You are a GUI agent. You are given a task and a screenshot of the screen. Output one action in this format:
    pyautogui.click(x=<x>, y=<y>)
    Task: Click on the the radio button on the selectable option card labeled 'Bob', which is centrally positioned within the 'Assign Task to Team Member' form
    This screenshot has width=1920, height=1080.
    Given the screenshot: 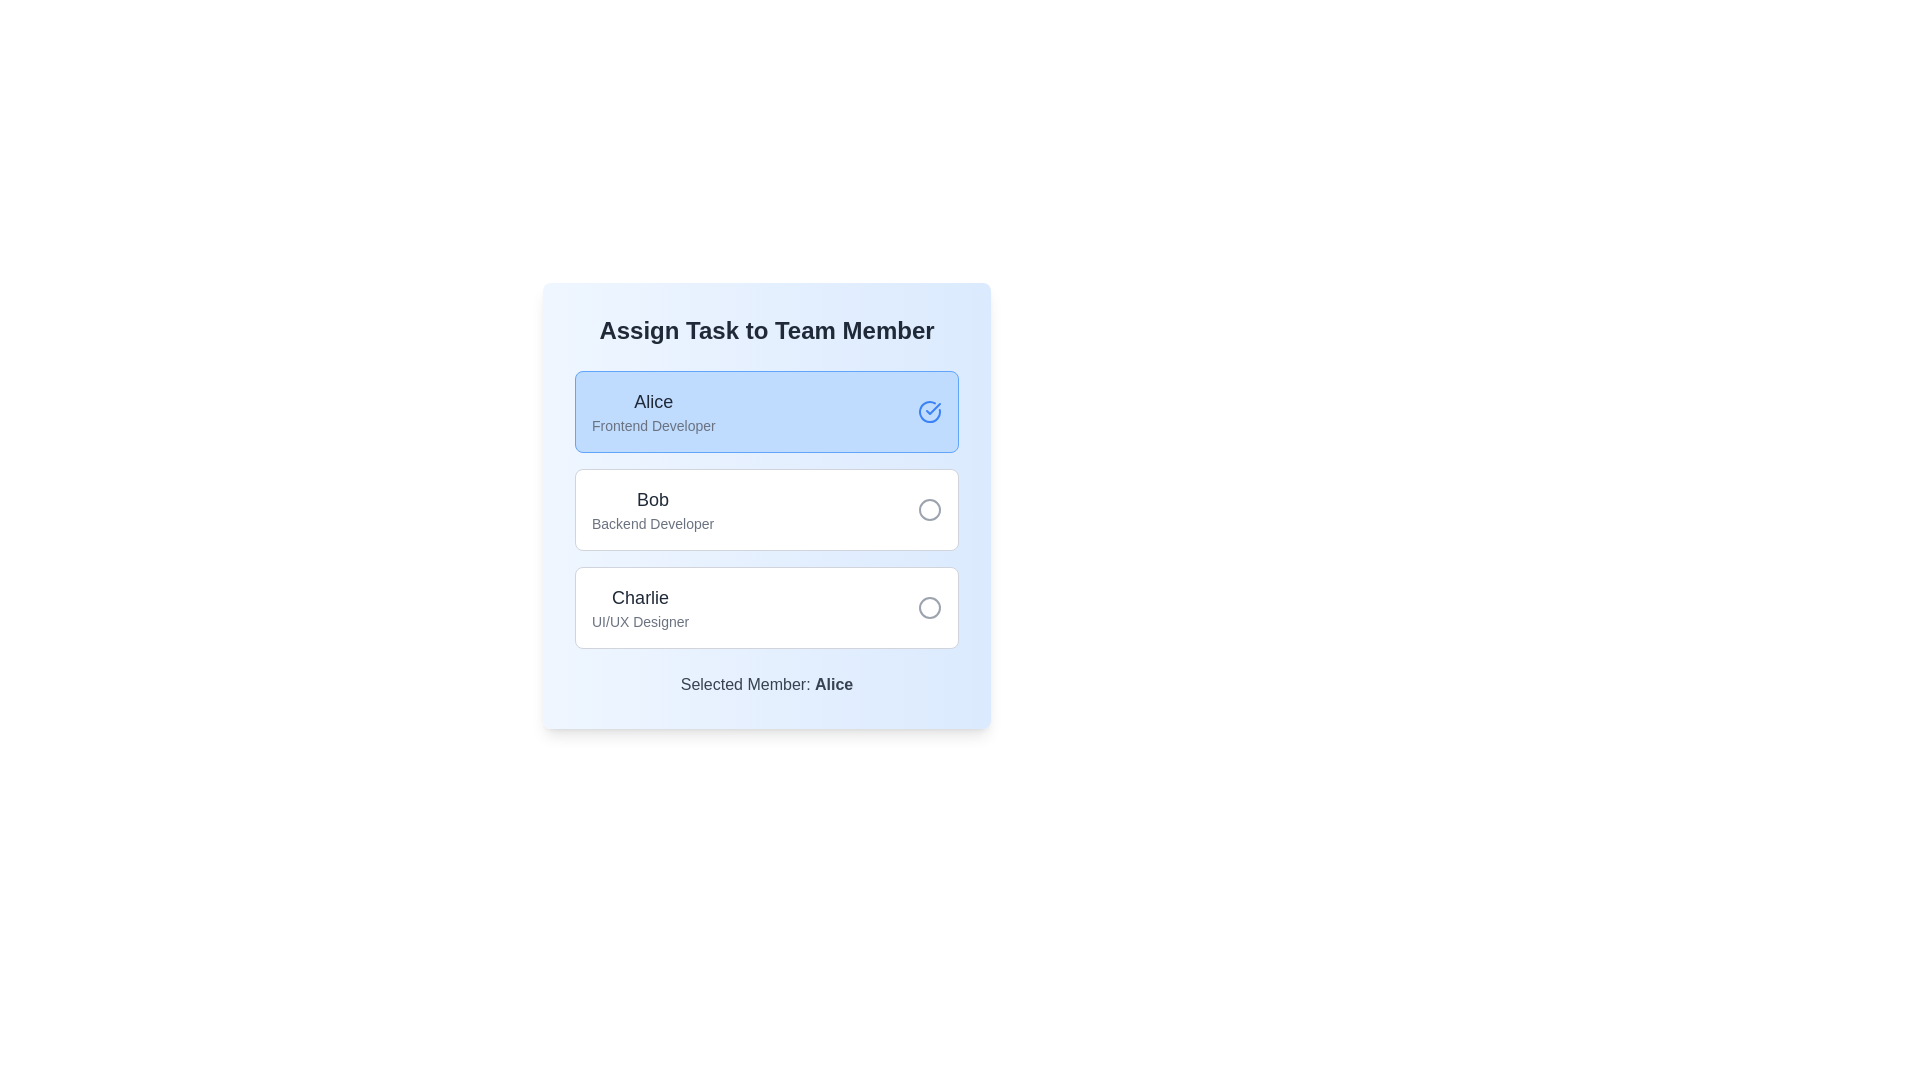 What is the action you would take?
    pyautogui.click(x=766, y=508)
    